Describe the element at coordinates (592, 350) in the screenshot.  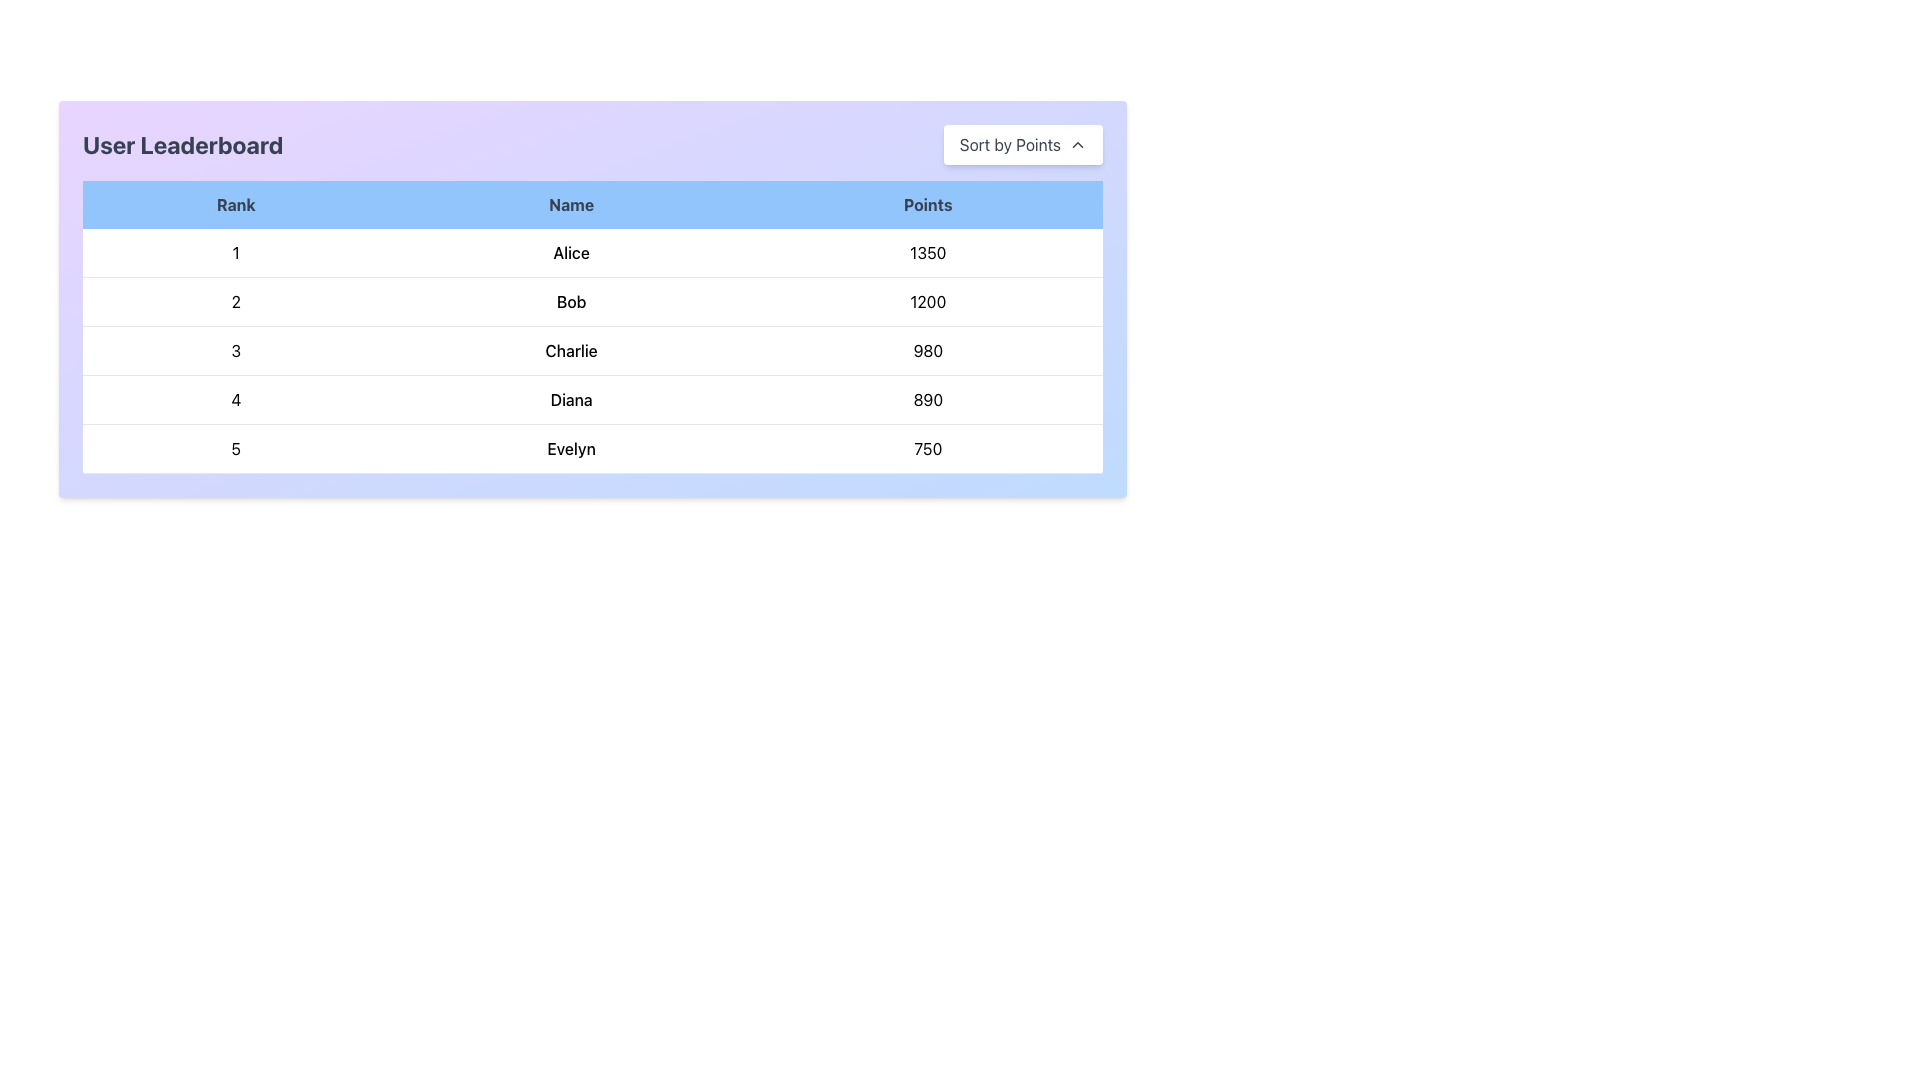
I see `the text of the third row in the leaderboard` at that location.